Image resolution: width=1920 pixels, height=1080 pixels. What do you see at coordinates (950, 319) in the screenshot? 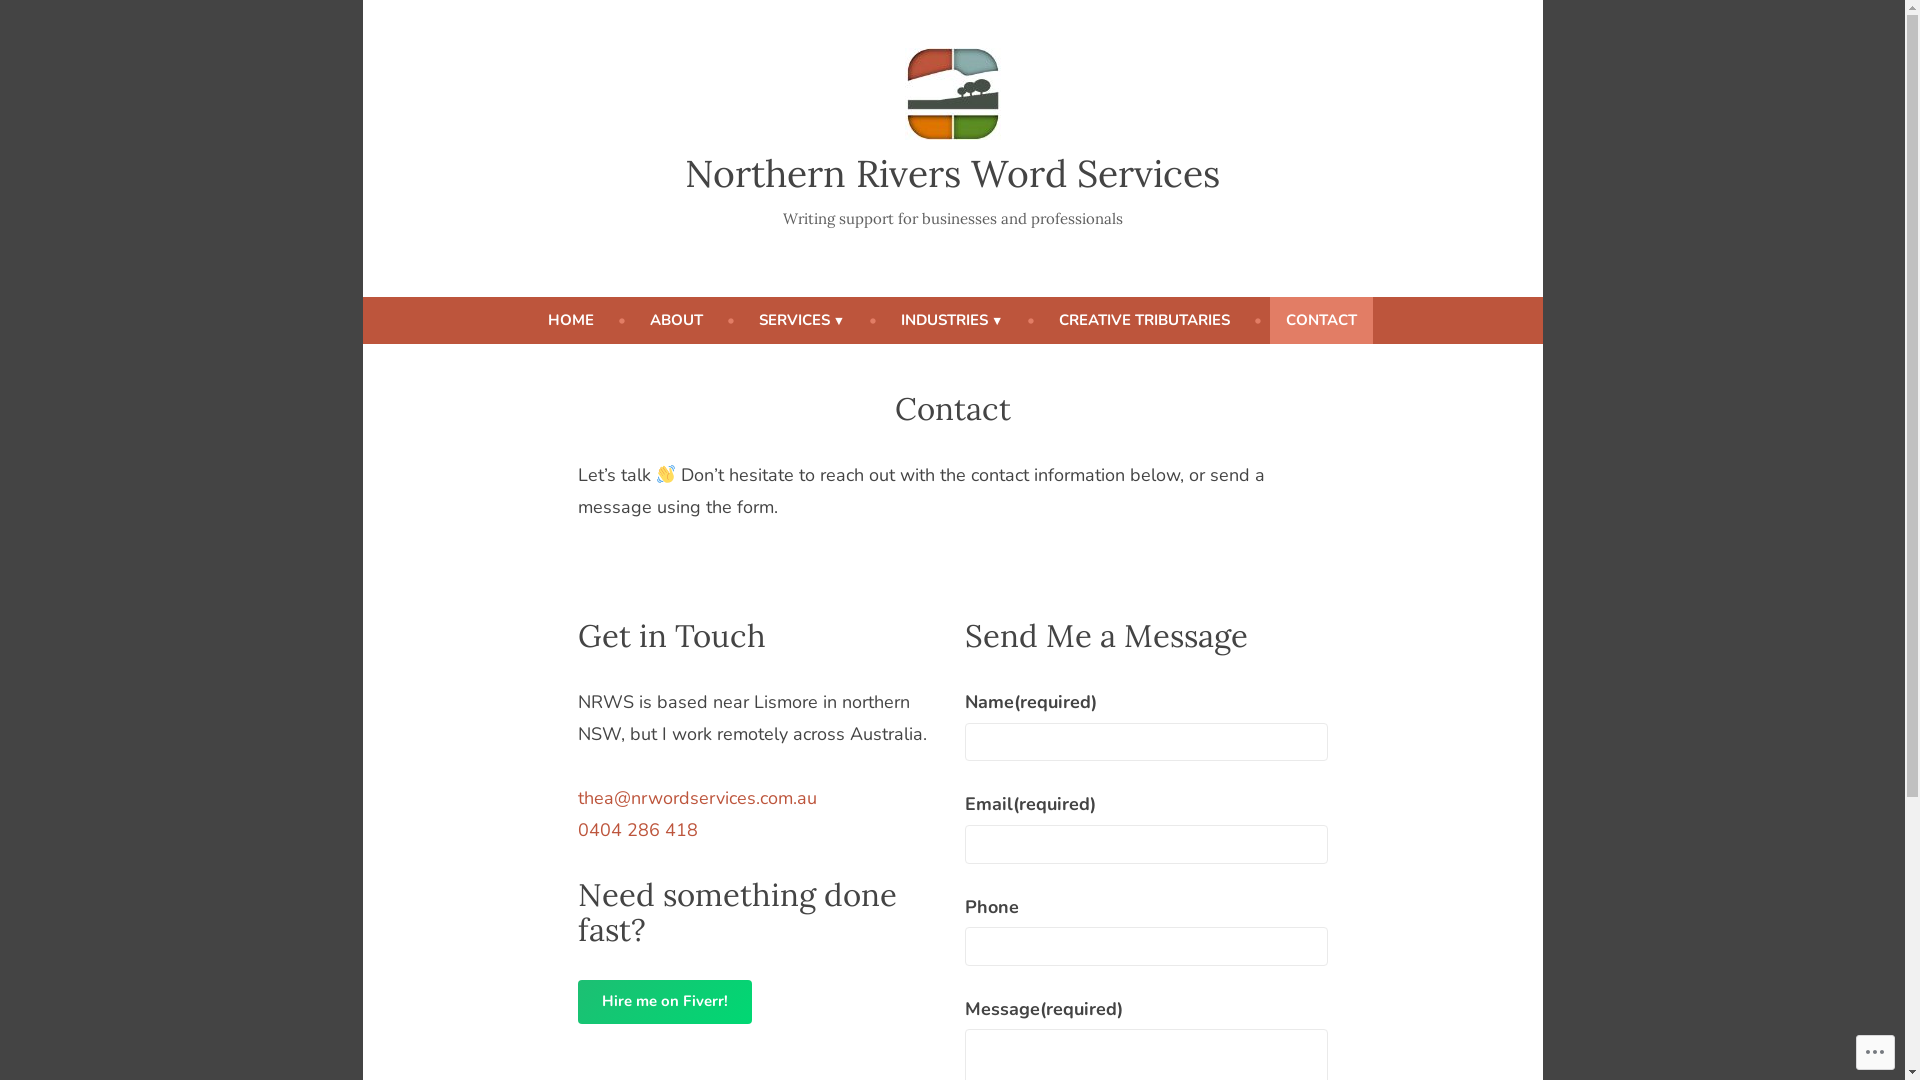
I see `'INDUSTRIES'` at bounding box center [950, 319].